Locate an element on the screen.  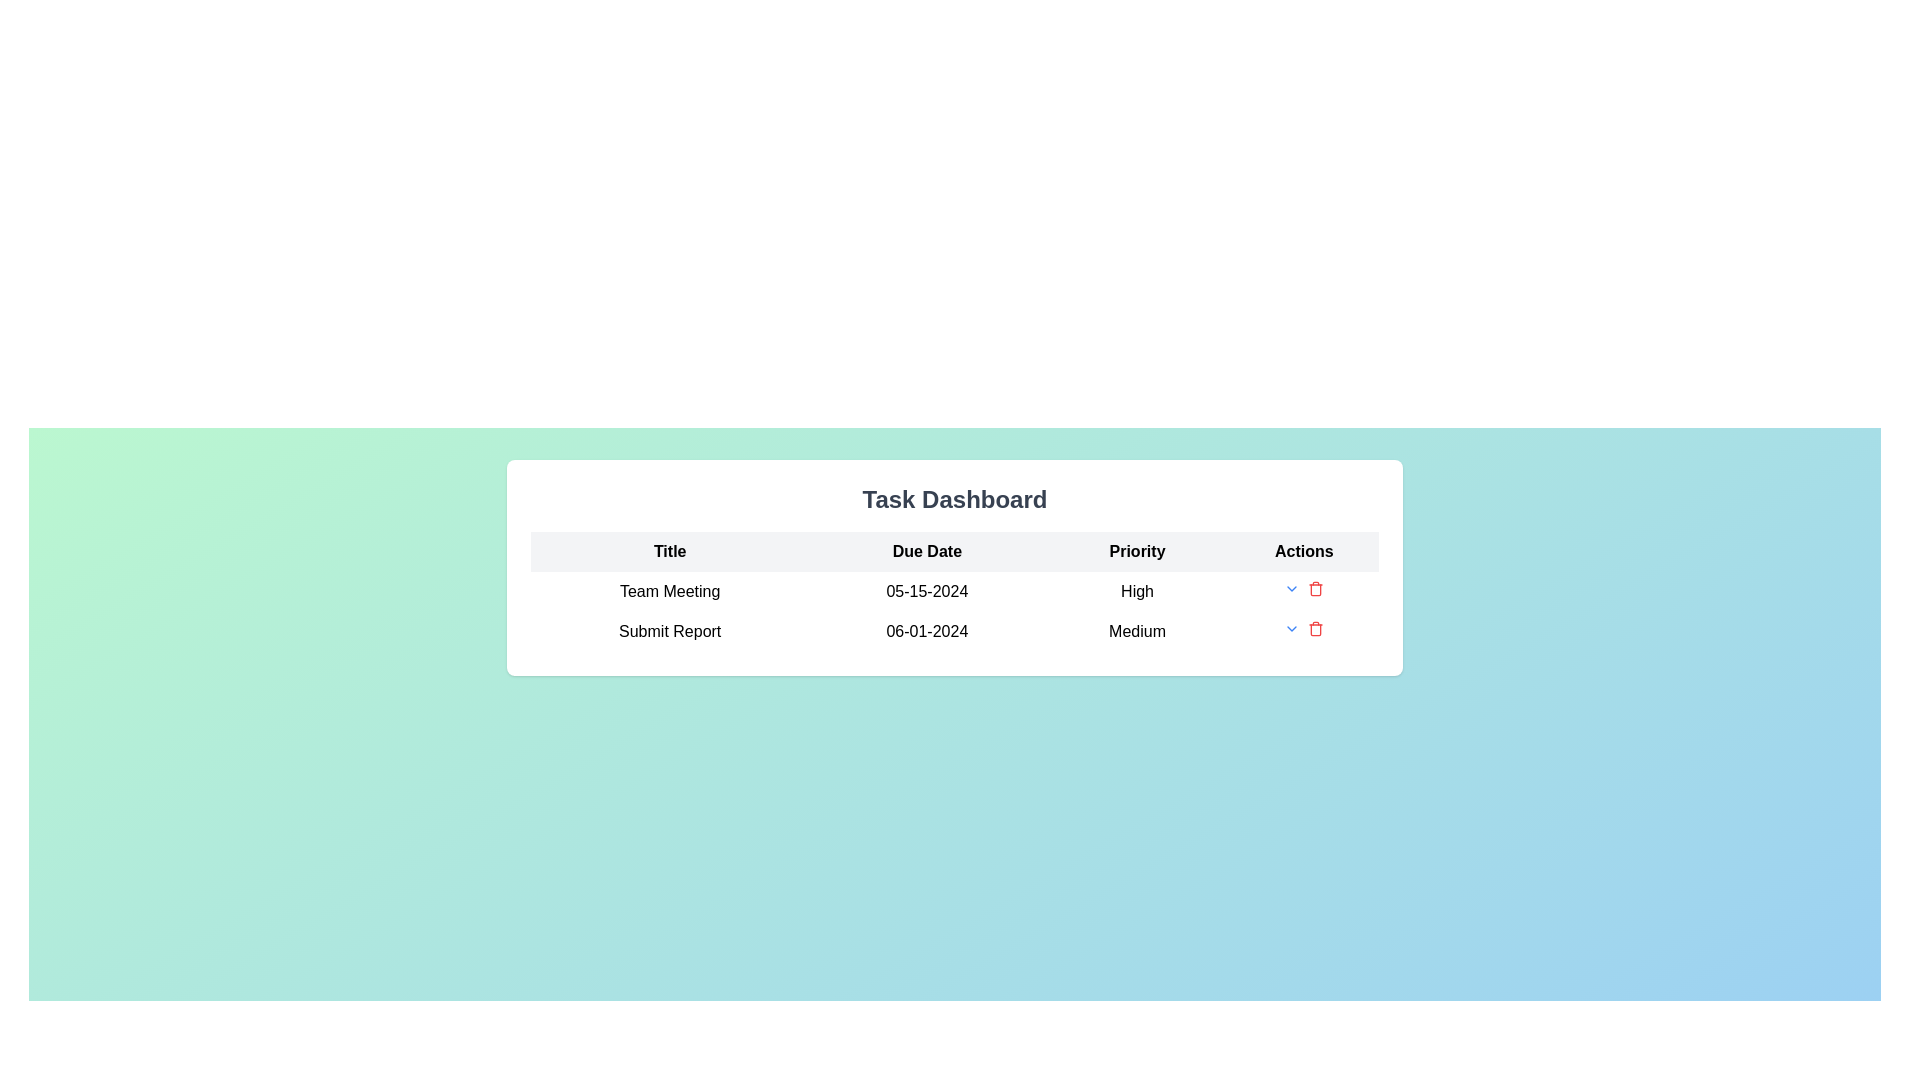
the 'Due Date' text element displaying the deadline for the 'Submit Report' task in the task dashboard table is located at coordinates (926, 632).